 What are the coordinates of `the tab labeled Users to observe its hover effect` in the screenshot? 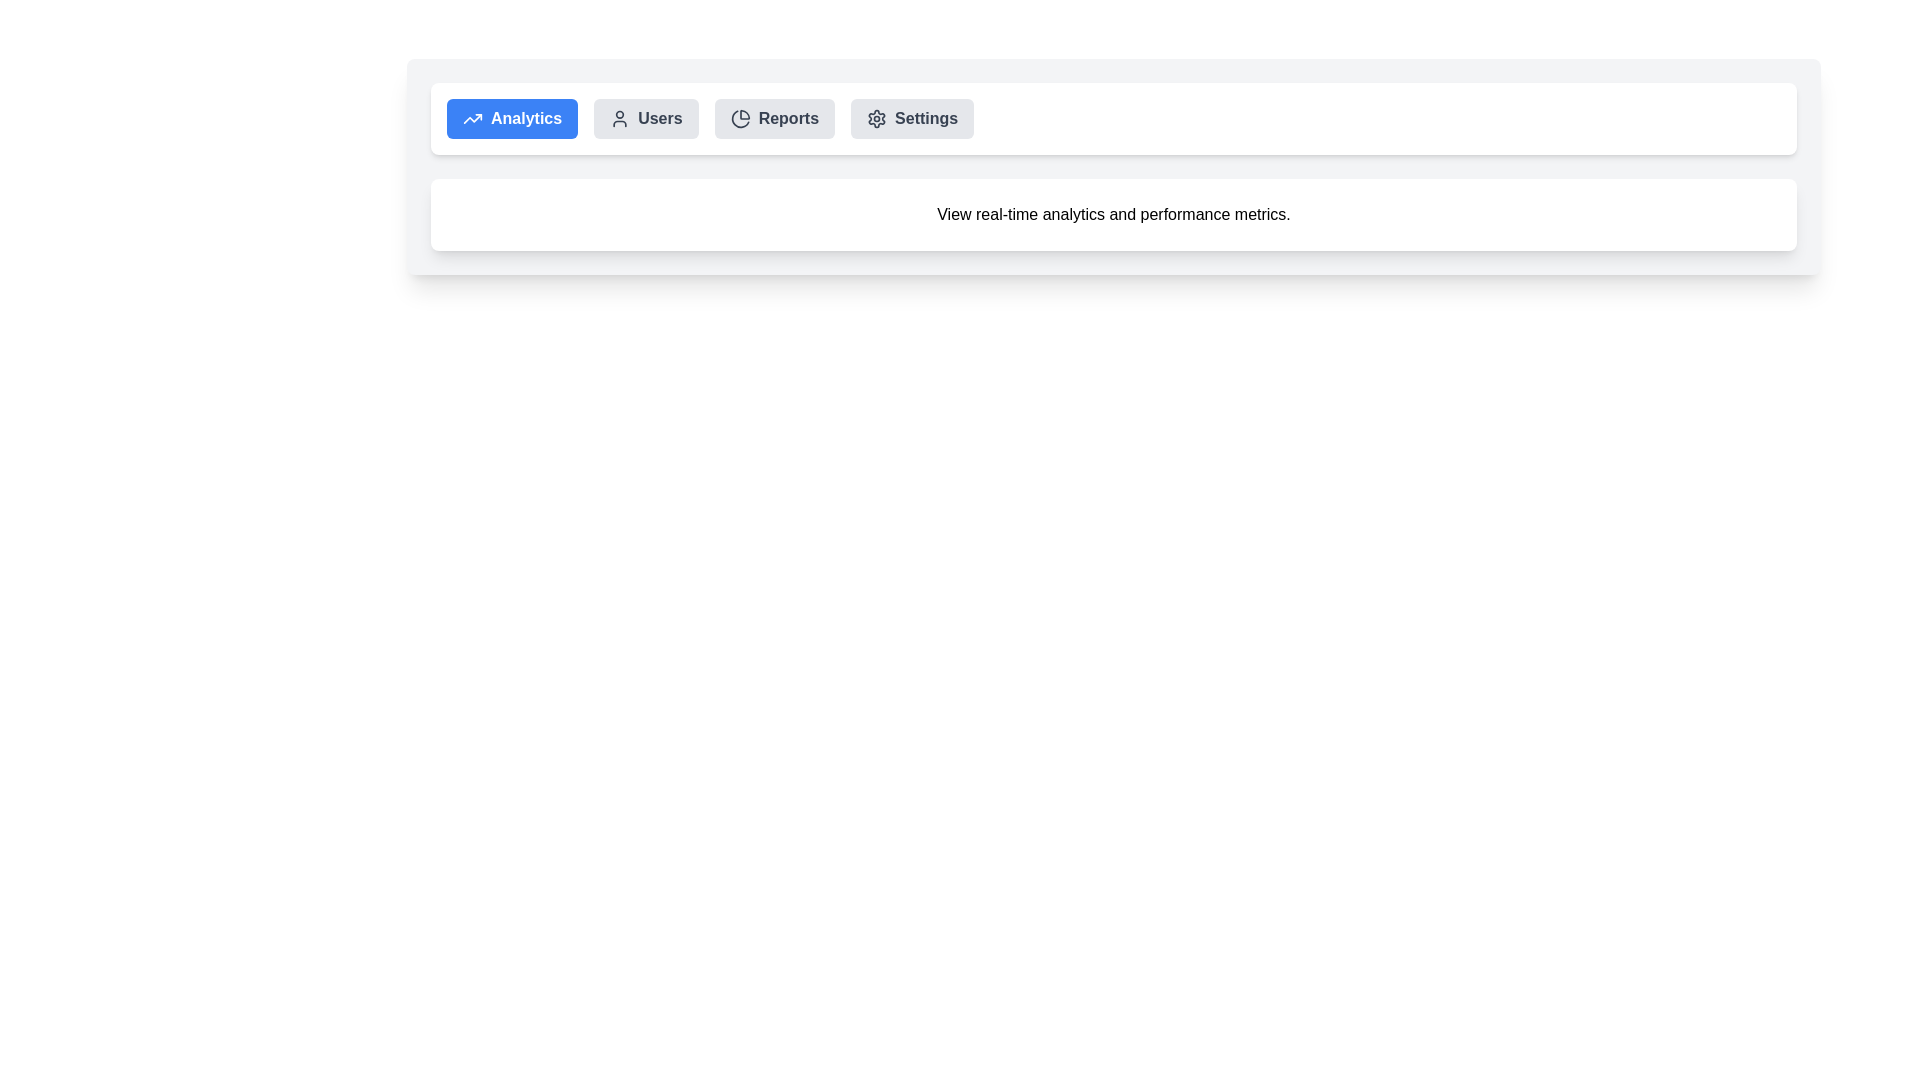 It's located at (646, 119).